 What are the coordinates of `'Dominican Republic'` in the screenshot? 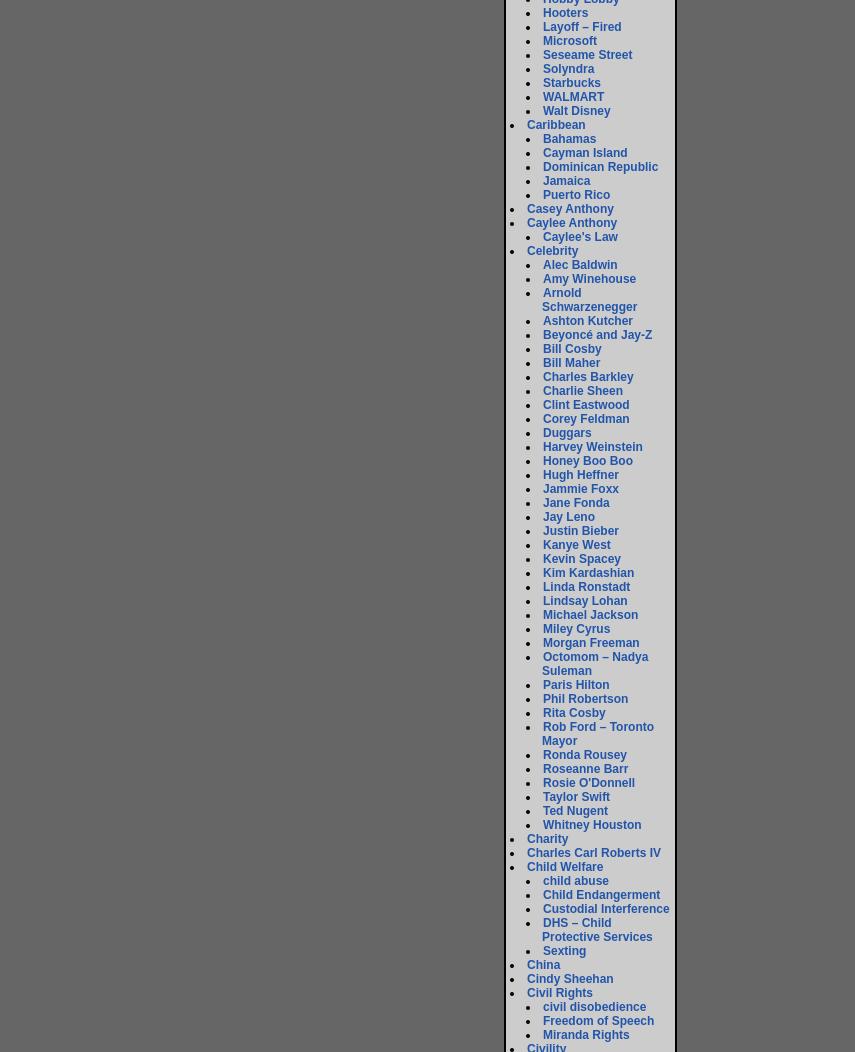 It's located at (543, 165).